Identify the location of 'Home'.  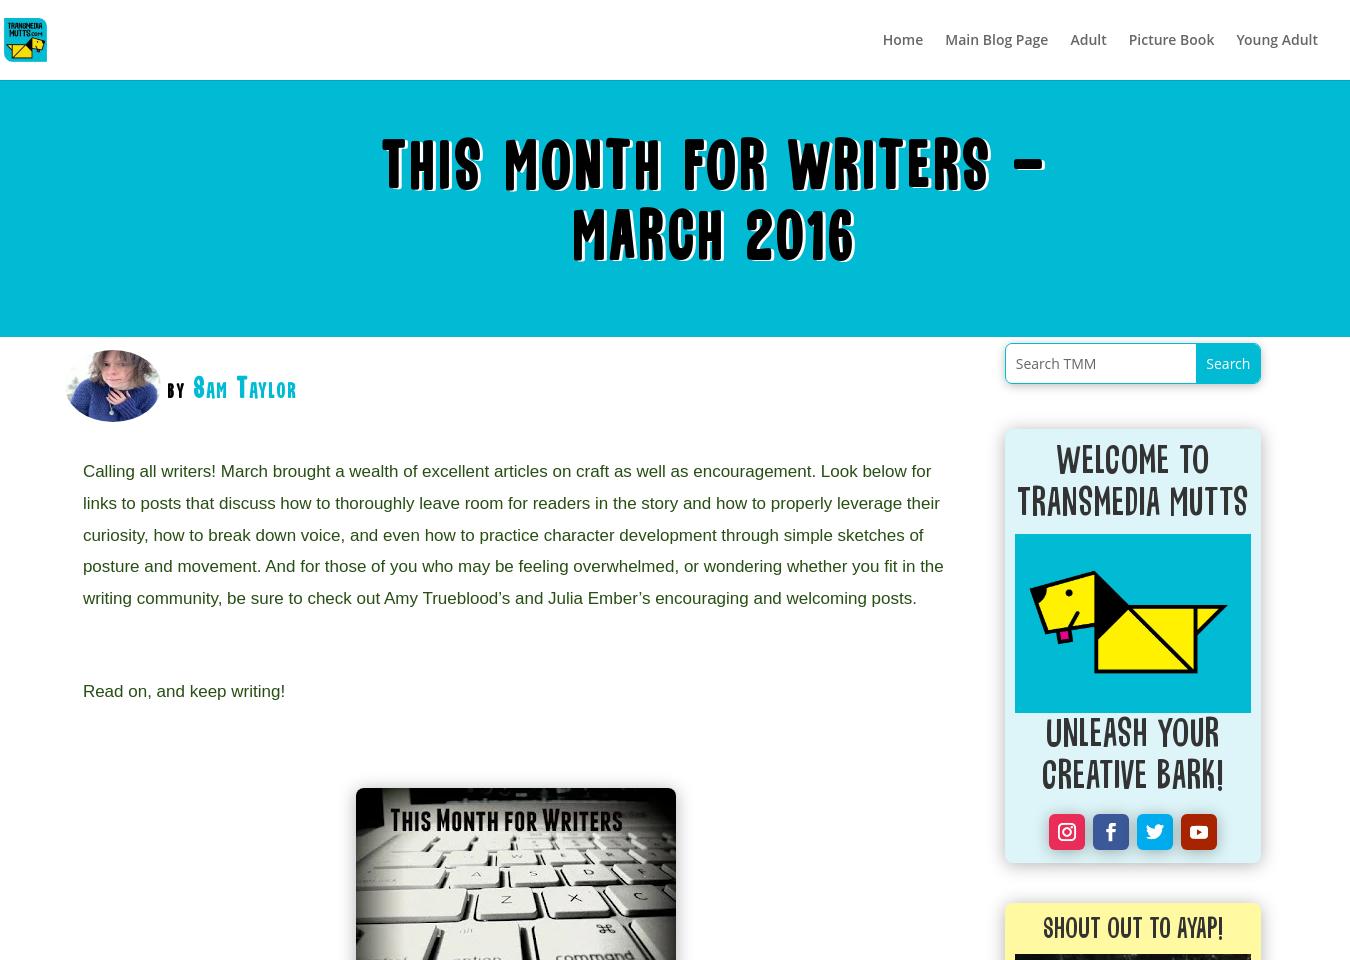
(901, 38).